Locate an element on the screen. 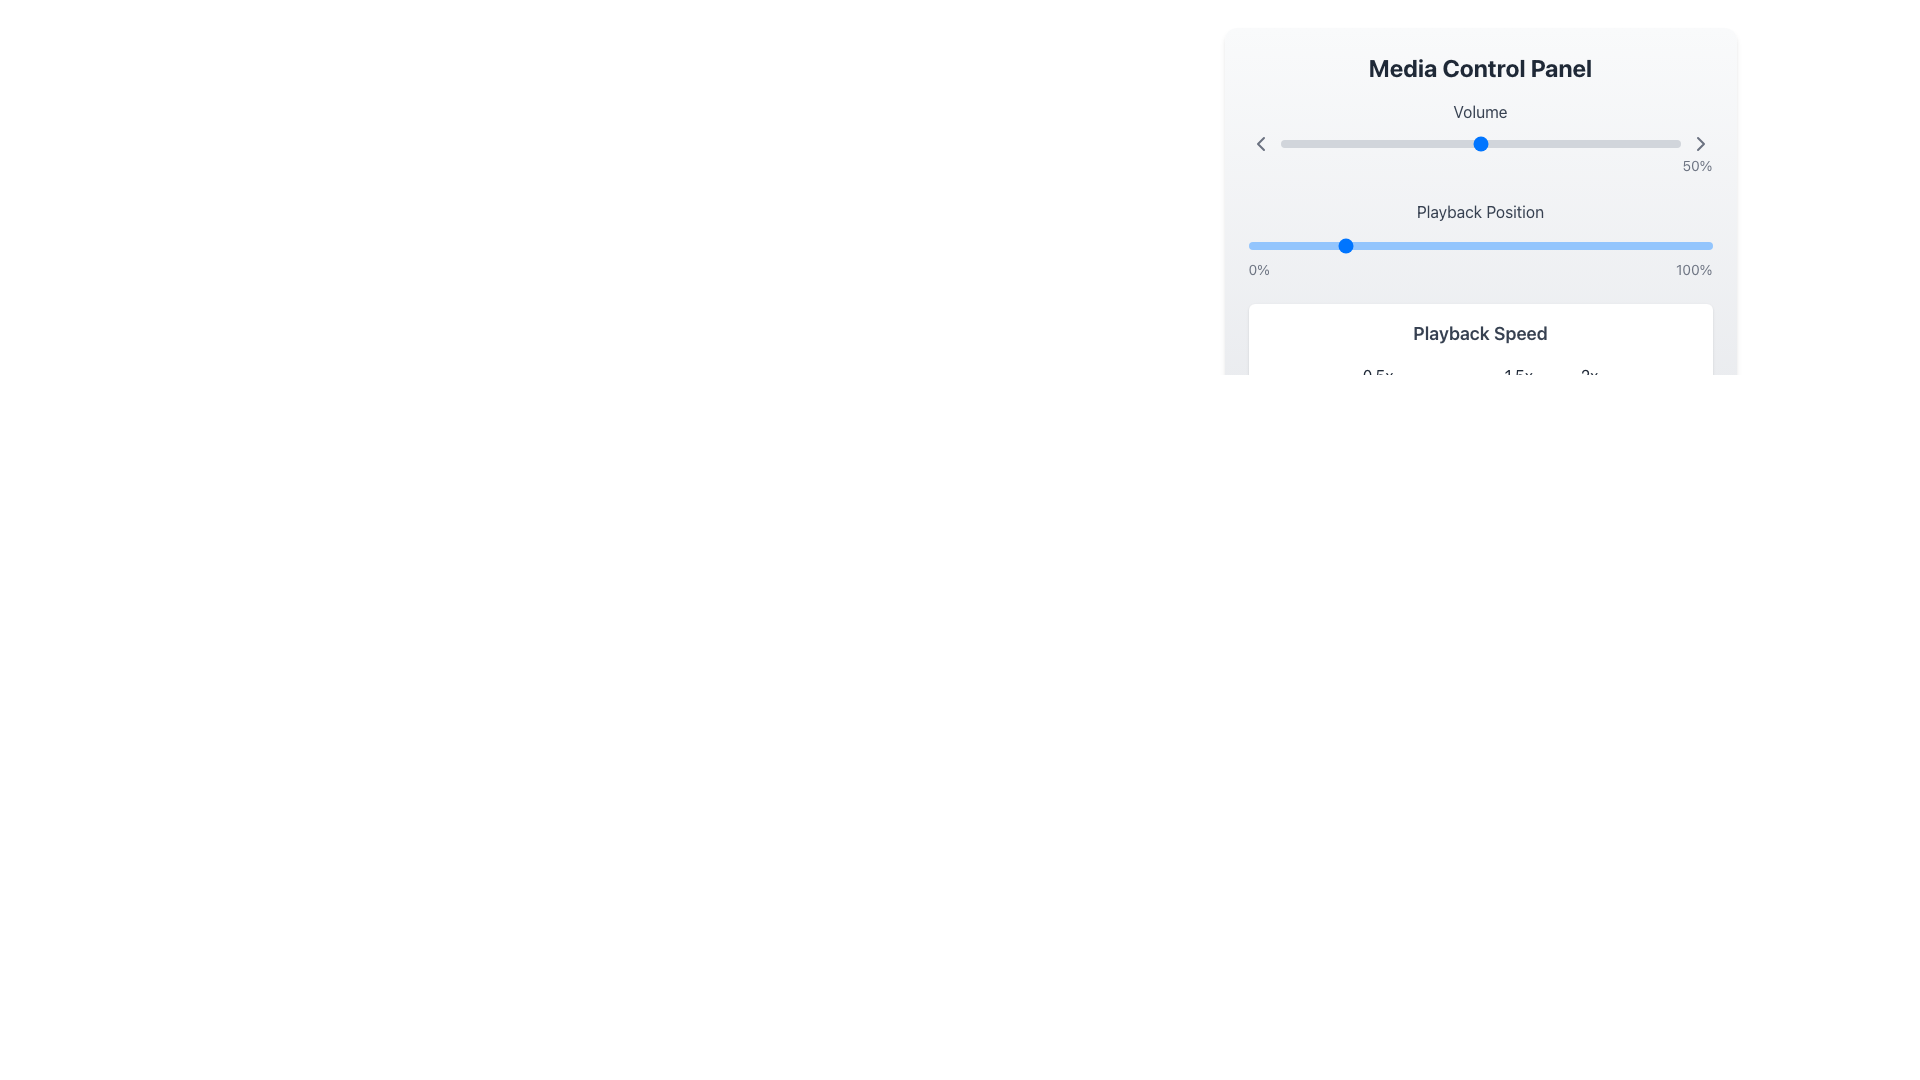 The width and height of the screenshot is (1920, 1080). the volume level is located at coordinates (1523, 142).